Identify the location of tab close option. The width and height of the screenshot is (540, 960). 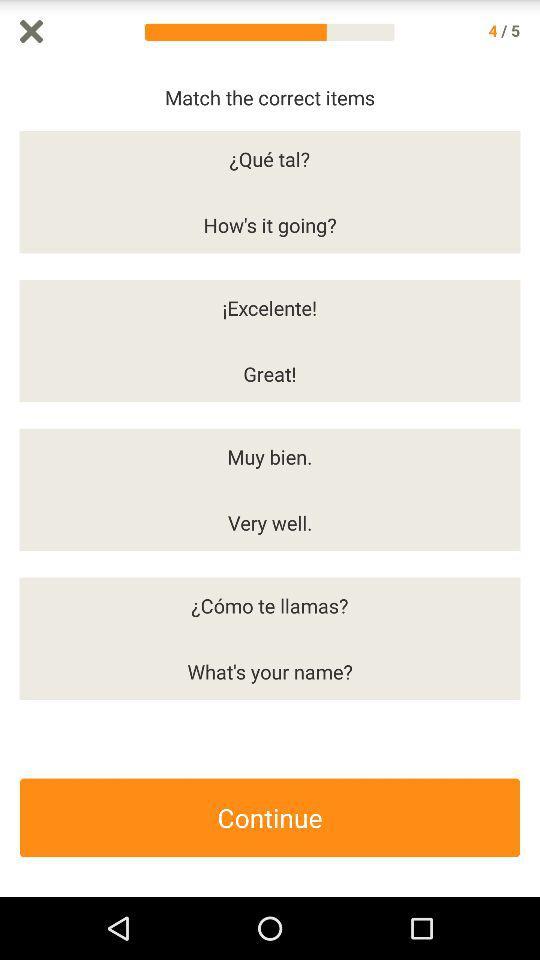
(30, 30).